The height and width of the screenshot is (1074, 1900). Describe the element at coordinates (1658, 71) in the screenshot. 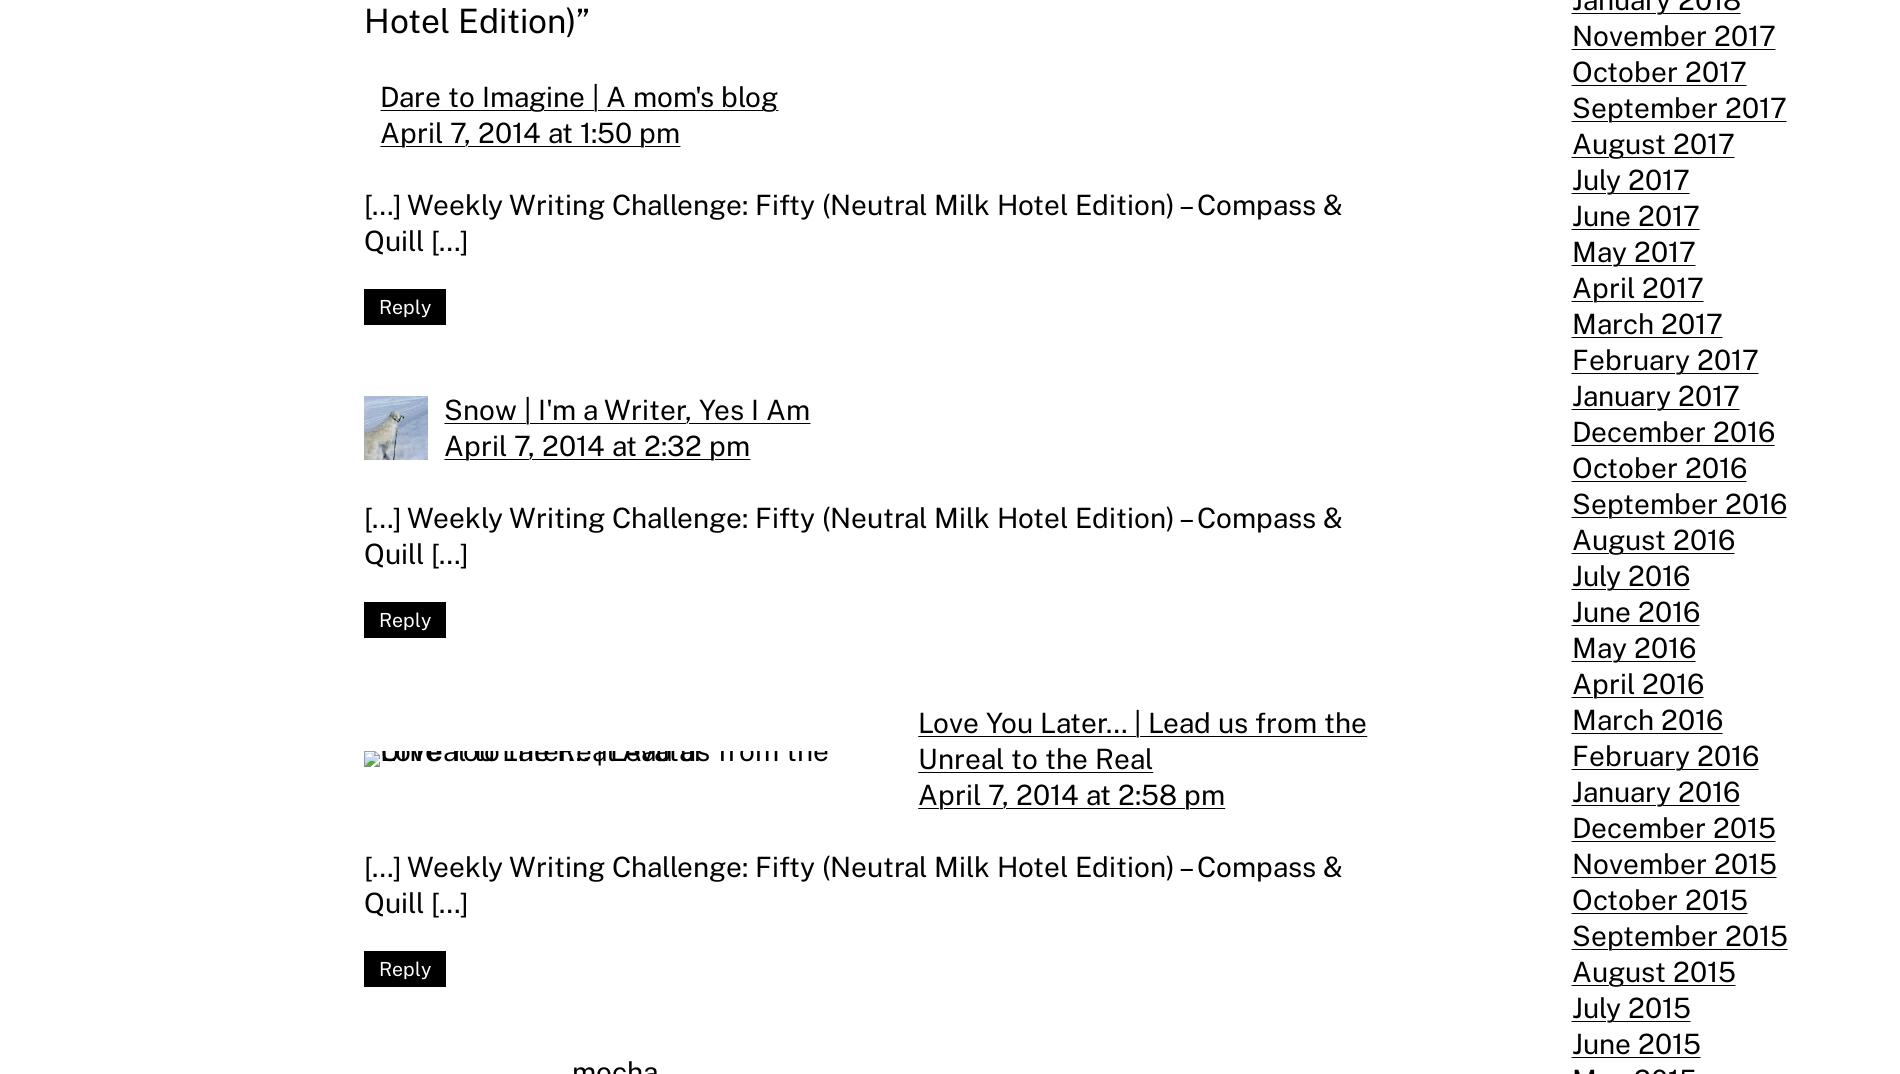

I see `'October 2017'` at that location.